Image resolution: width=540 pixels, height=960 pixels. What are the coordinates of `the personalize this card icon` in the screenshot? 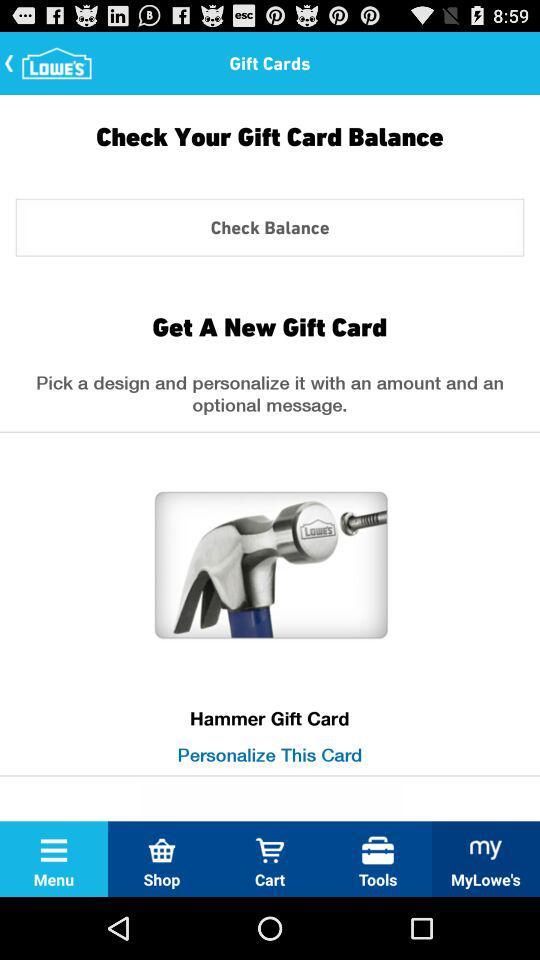 It's located at (269, 753).